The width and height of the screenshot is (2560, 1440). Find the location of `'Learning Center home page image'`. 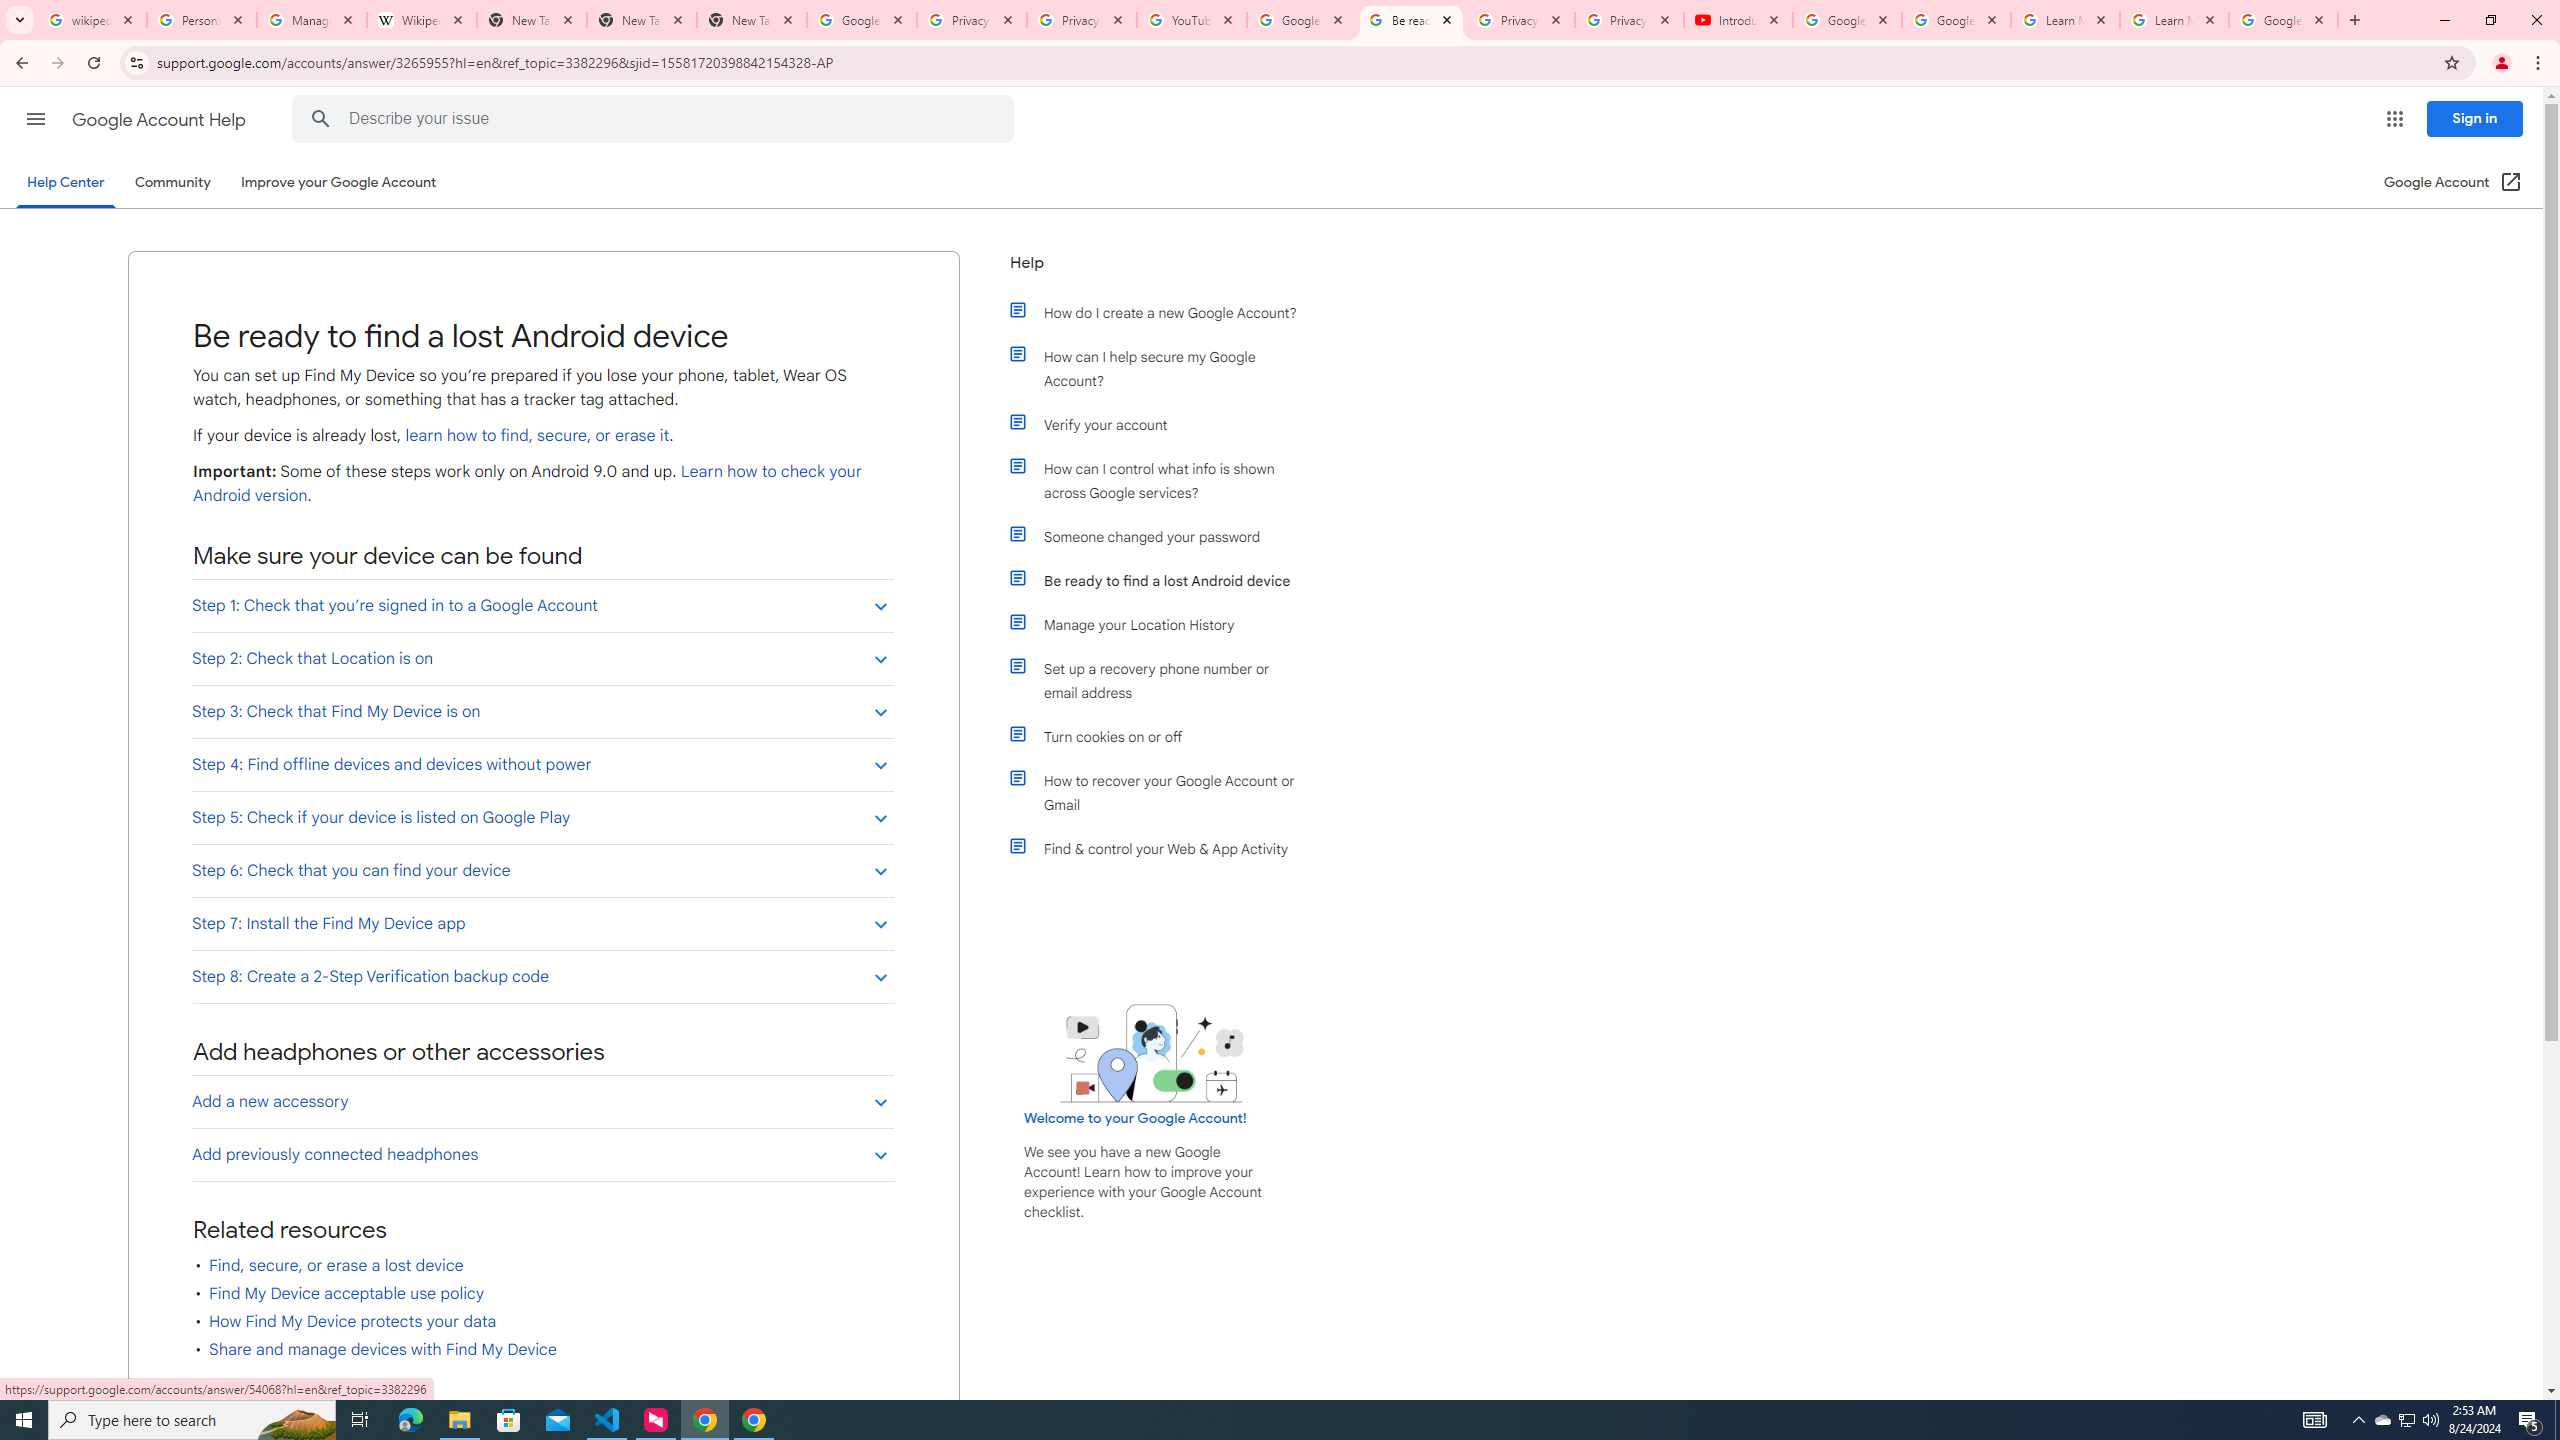

'Learning Center home page image' is located at coordinates (1151, 1053).